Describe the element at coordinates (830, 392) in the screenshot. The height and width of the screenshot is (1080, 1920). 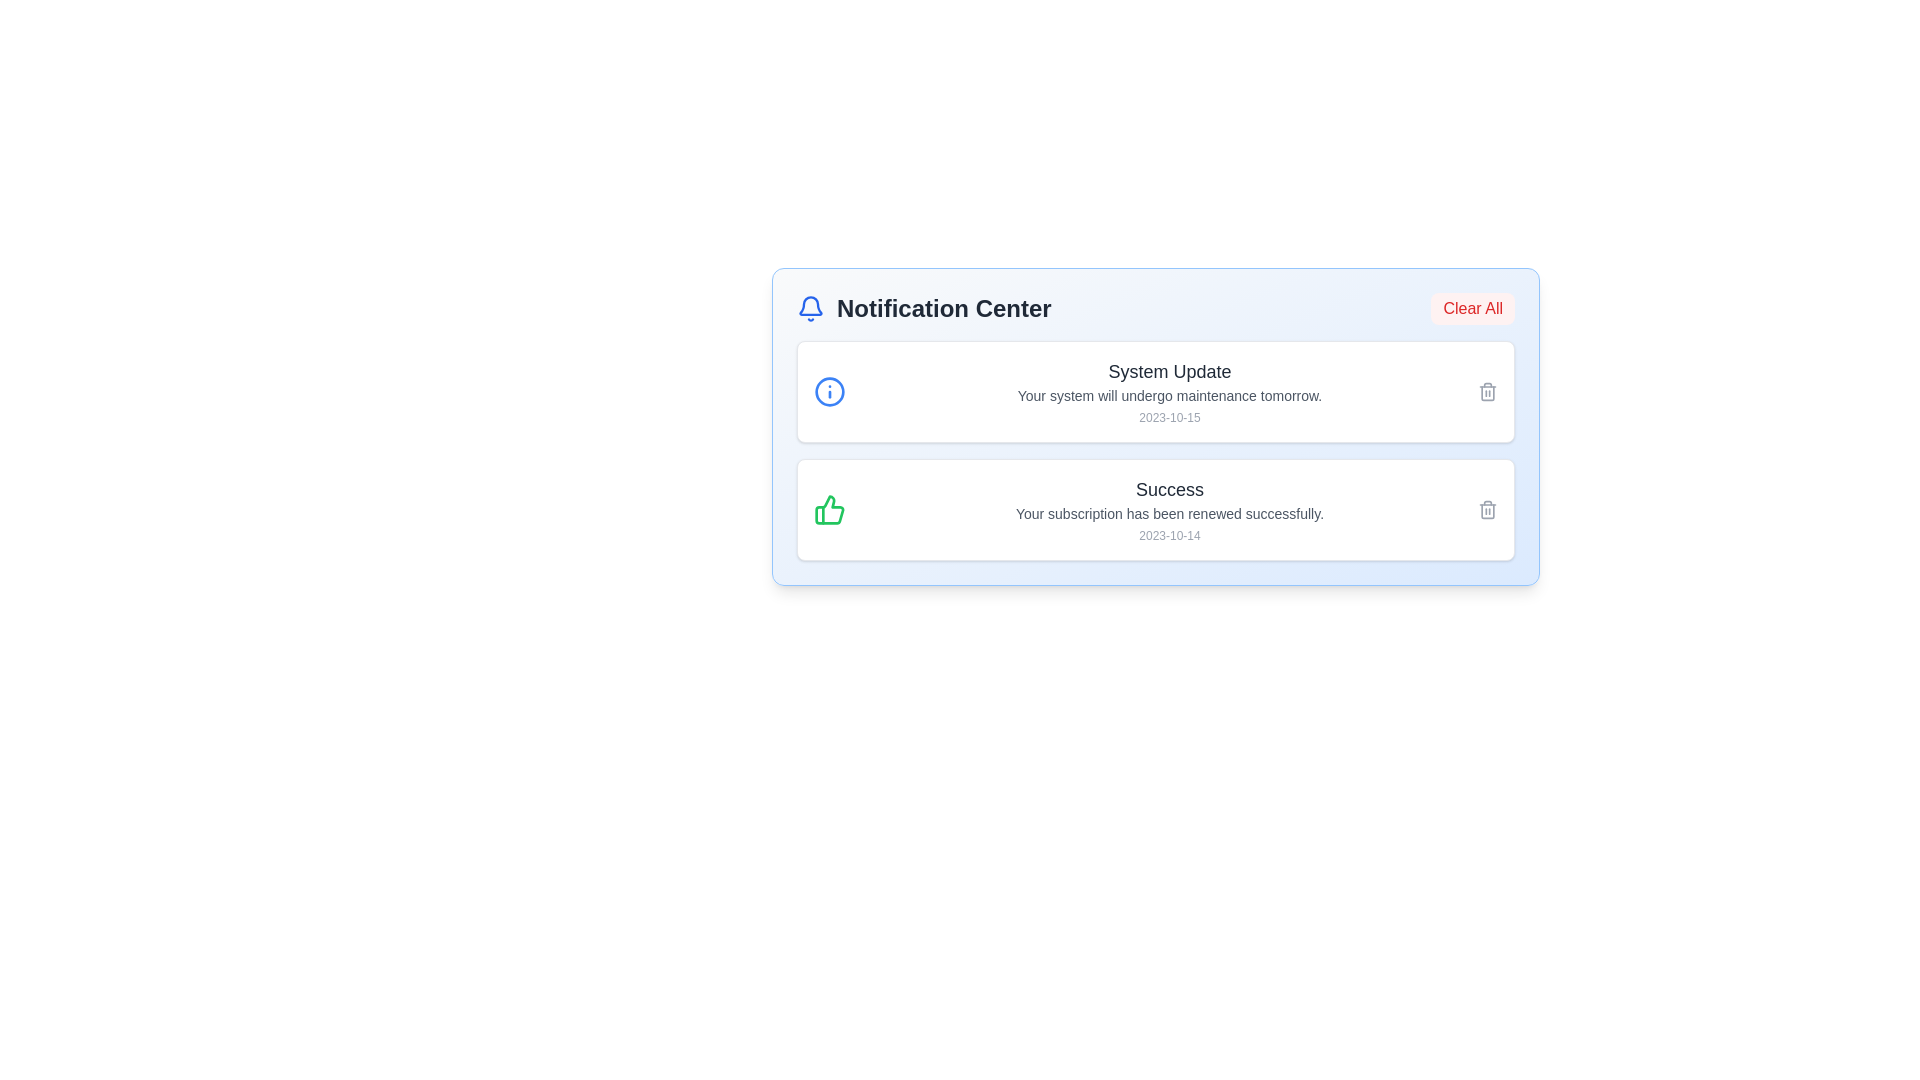
I see `the circular icon with a blue border located in the notification panel next to the bell icon` at that location.